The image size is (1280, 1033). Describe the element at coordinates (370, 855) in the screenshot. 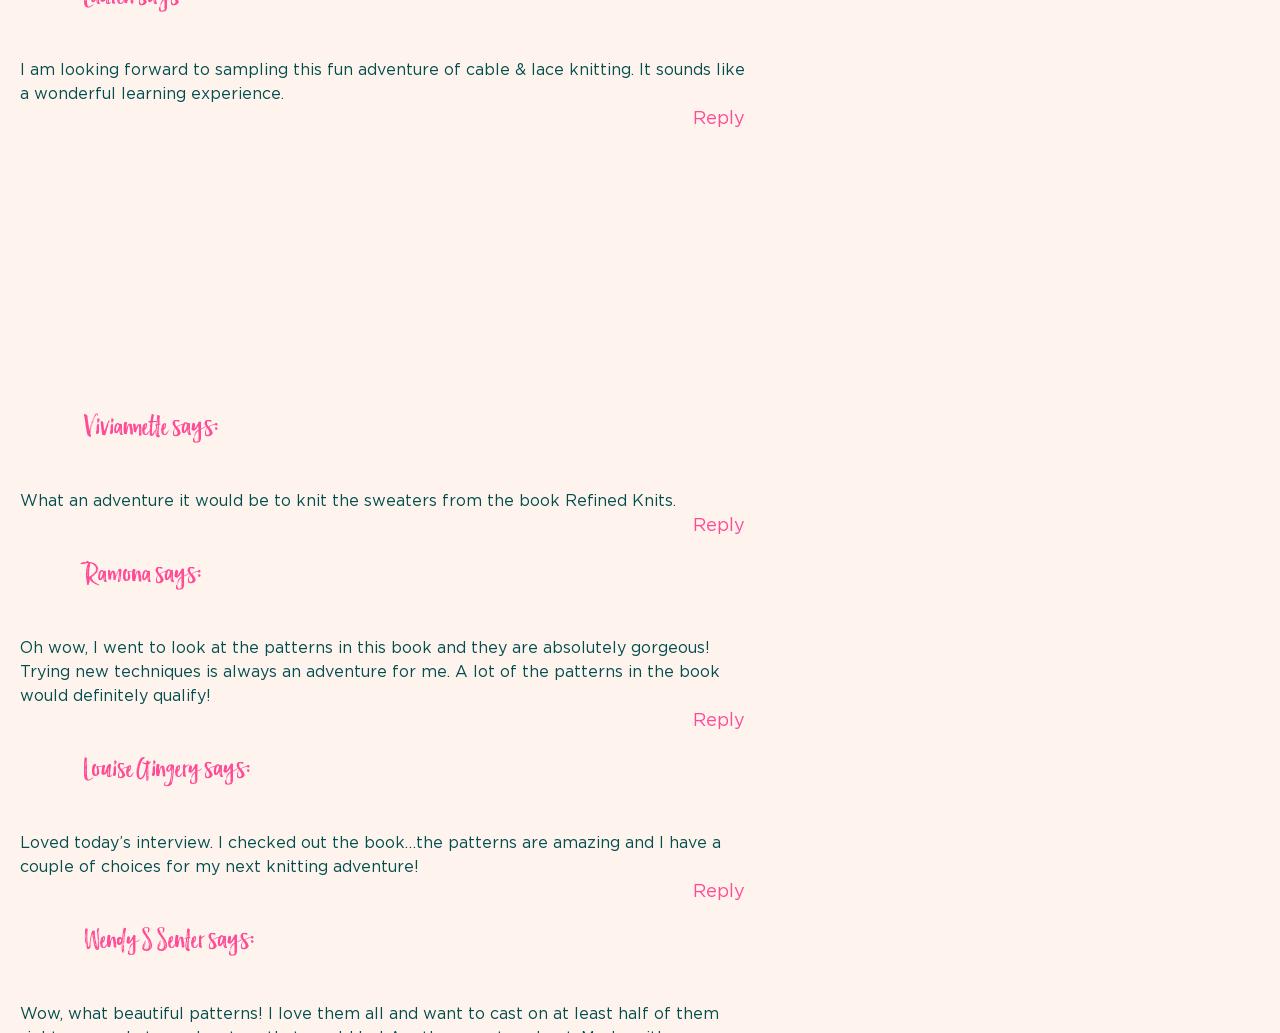

I see `'Loved today’s interview.  I checked out the book…the patterns are amazing and I have a couple of choices for my next knitting adventure!'` at that location.